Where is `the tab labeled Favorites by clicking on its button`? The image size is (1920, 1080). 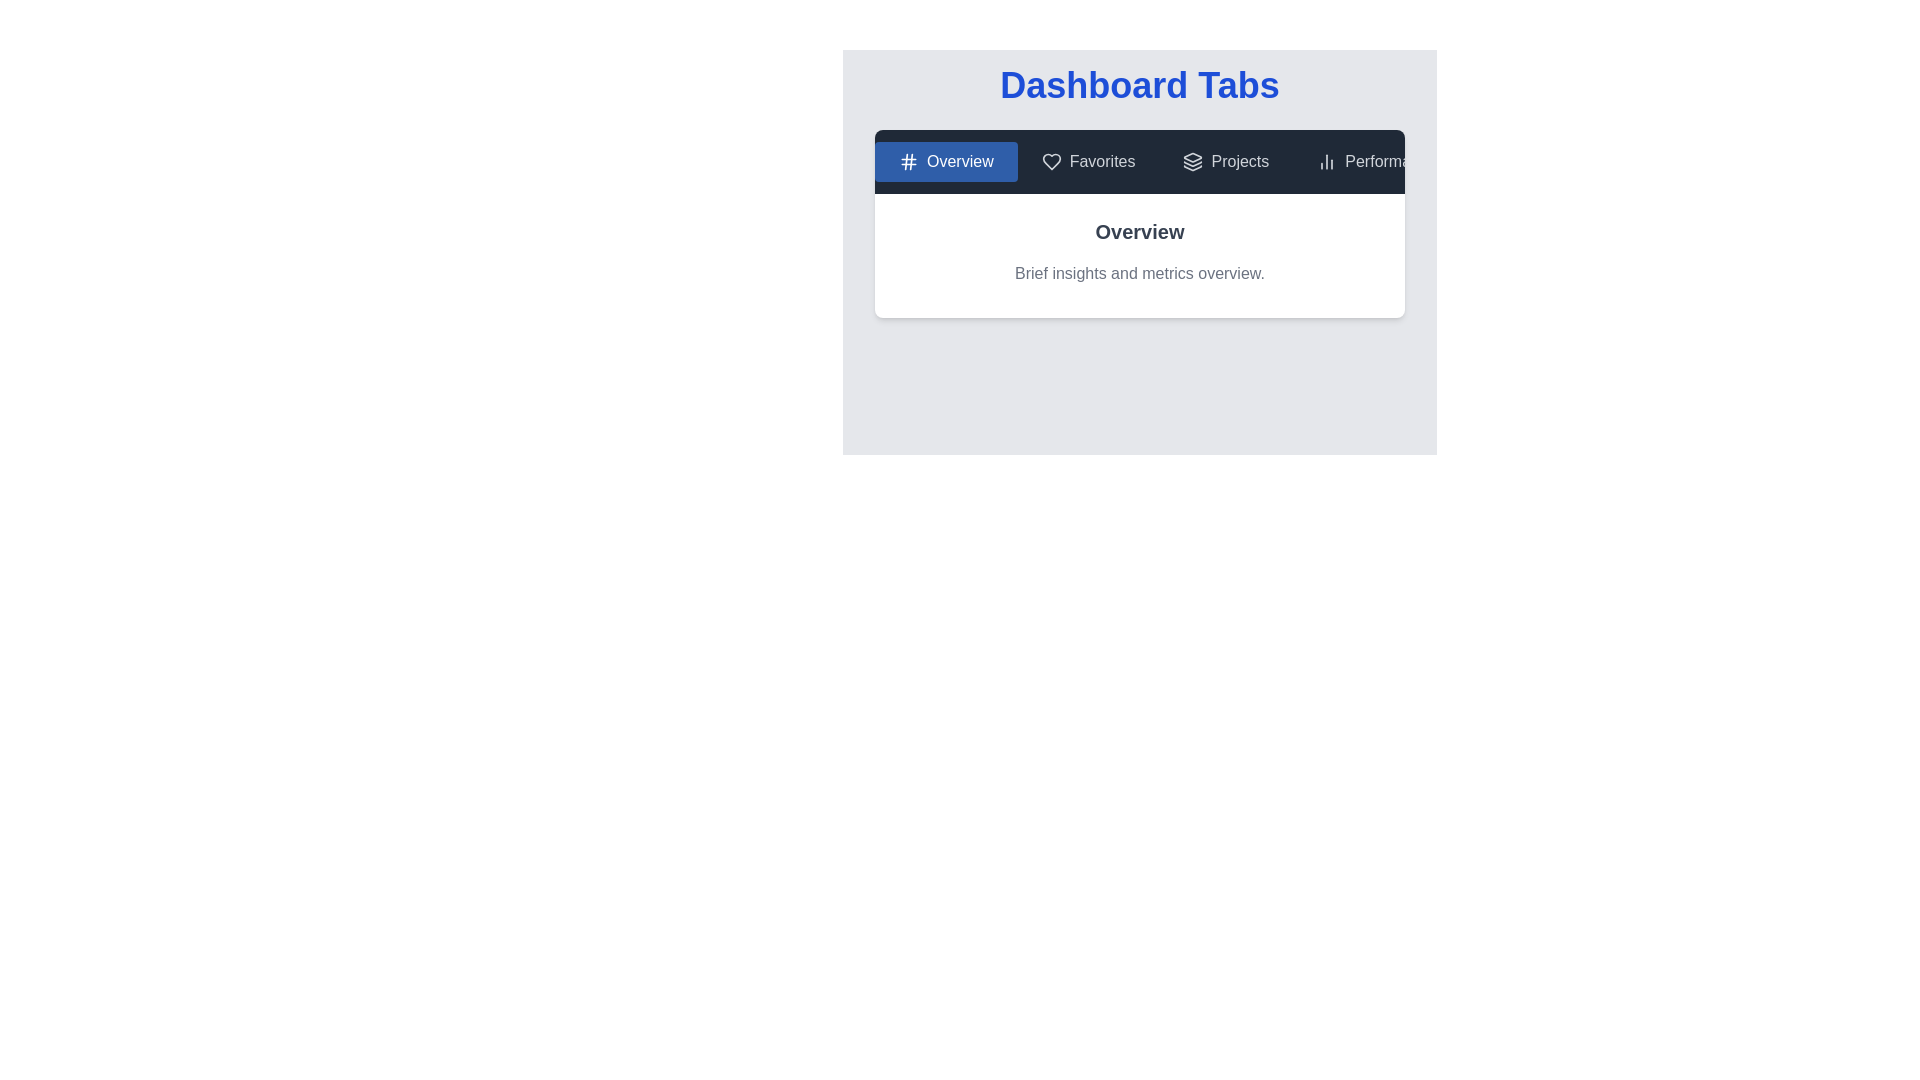 the tab labeled Favorites by clicking on its button is located at coordinates (1087, 161).